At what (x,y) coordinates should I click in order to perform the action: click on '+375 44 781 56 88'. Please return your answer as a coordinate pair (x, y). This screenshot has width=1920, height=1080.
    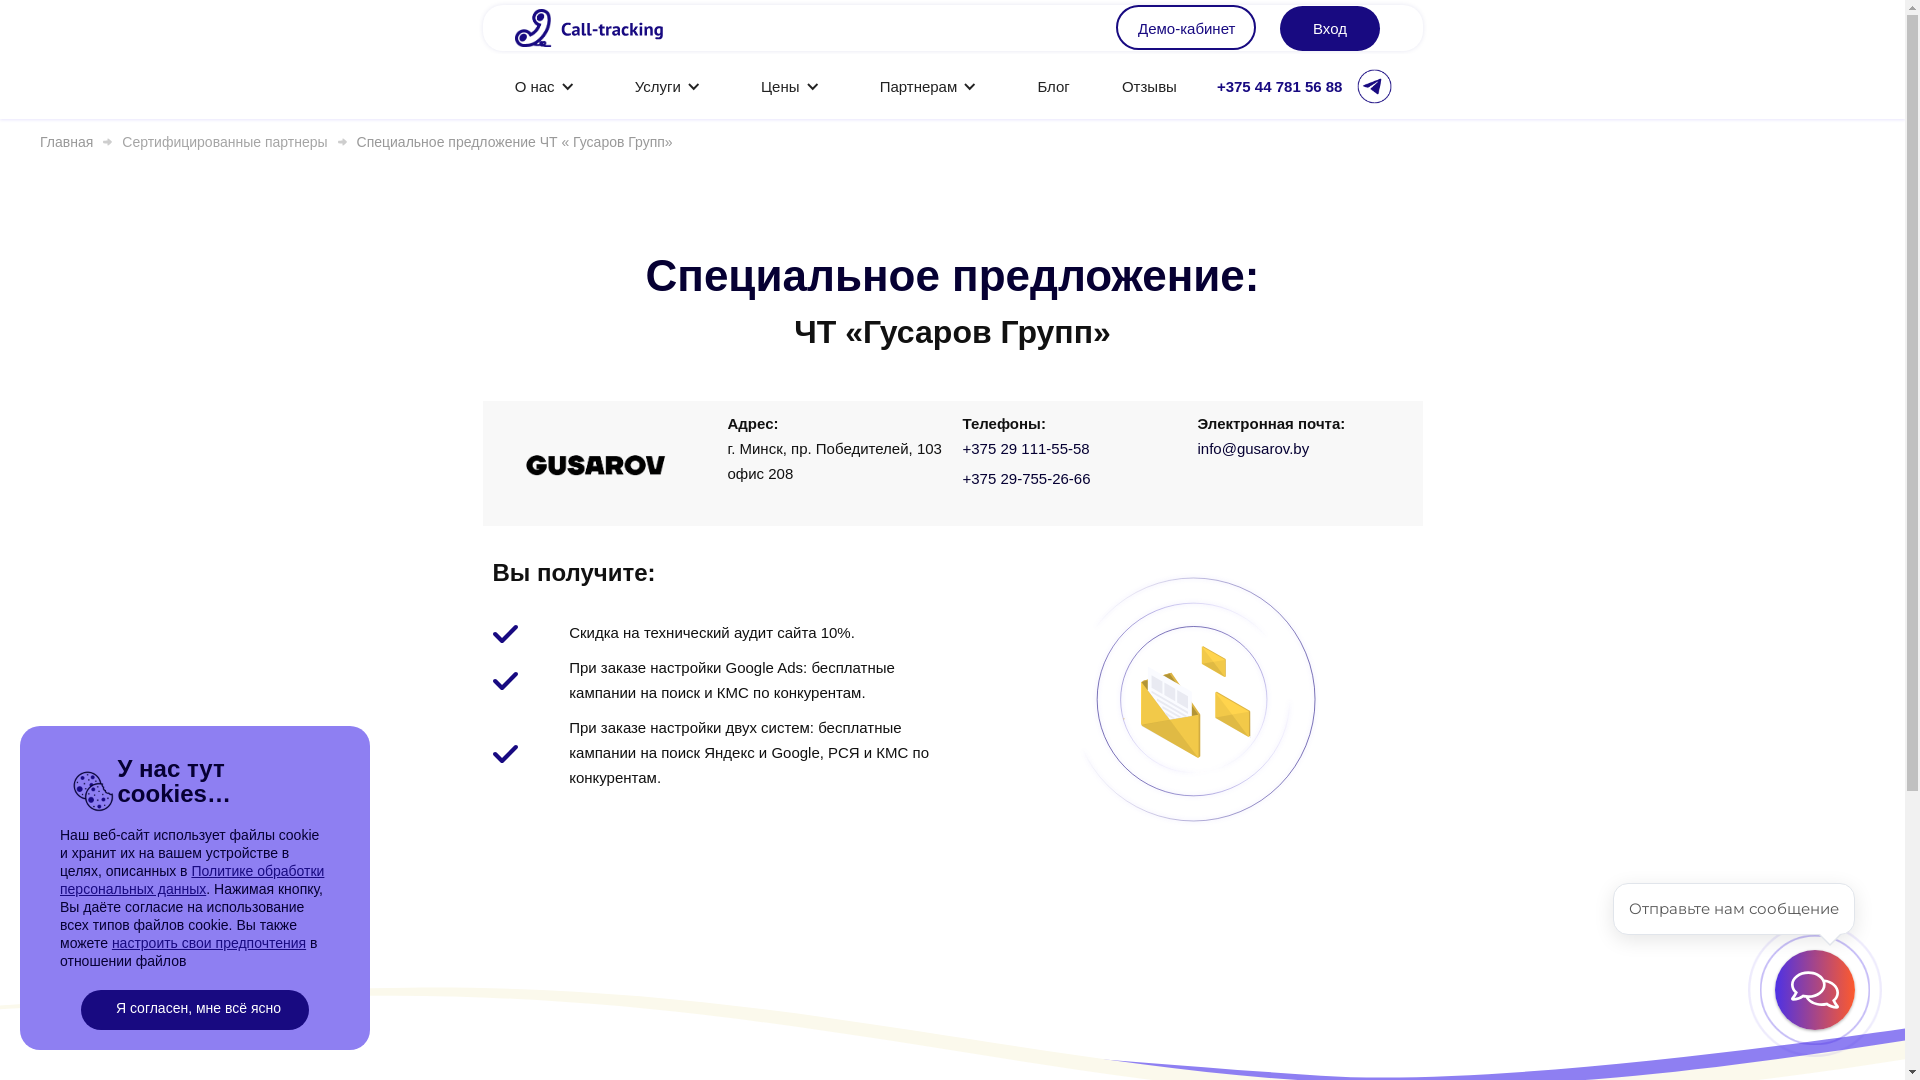
    Looking at the image, I should click on (1280, 85).